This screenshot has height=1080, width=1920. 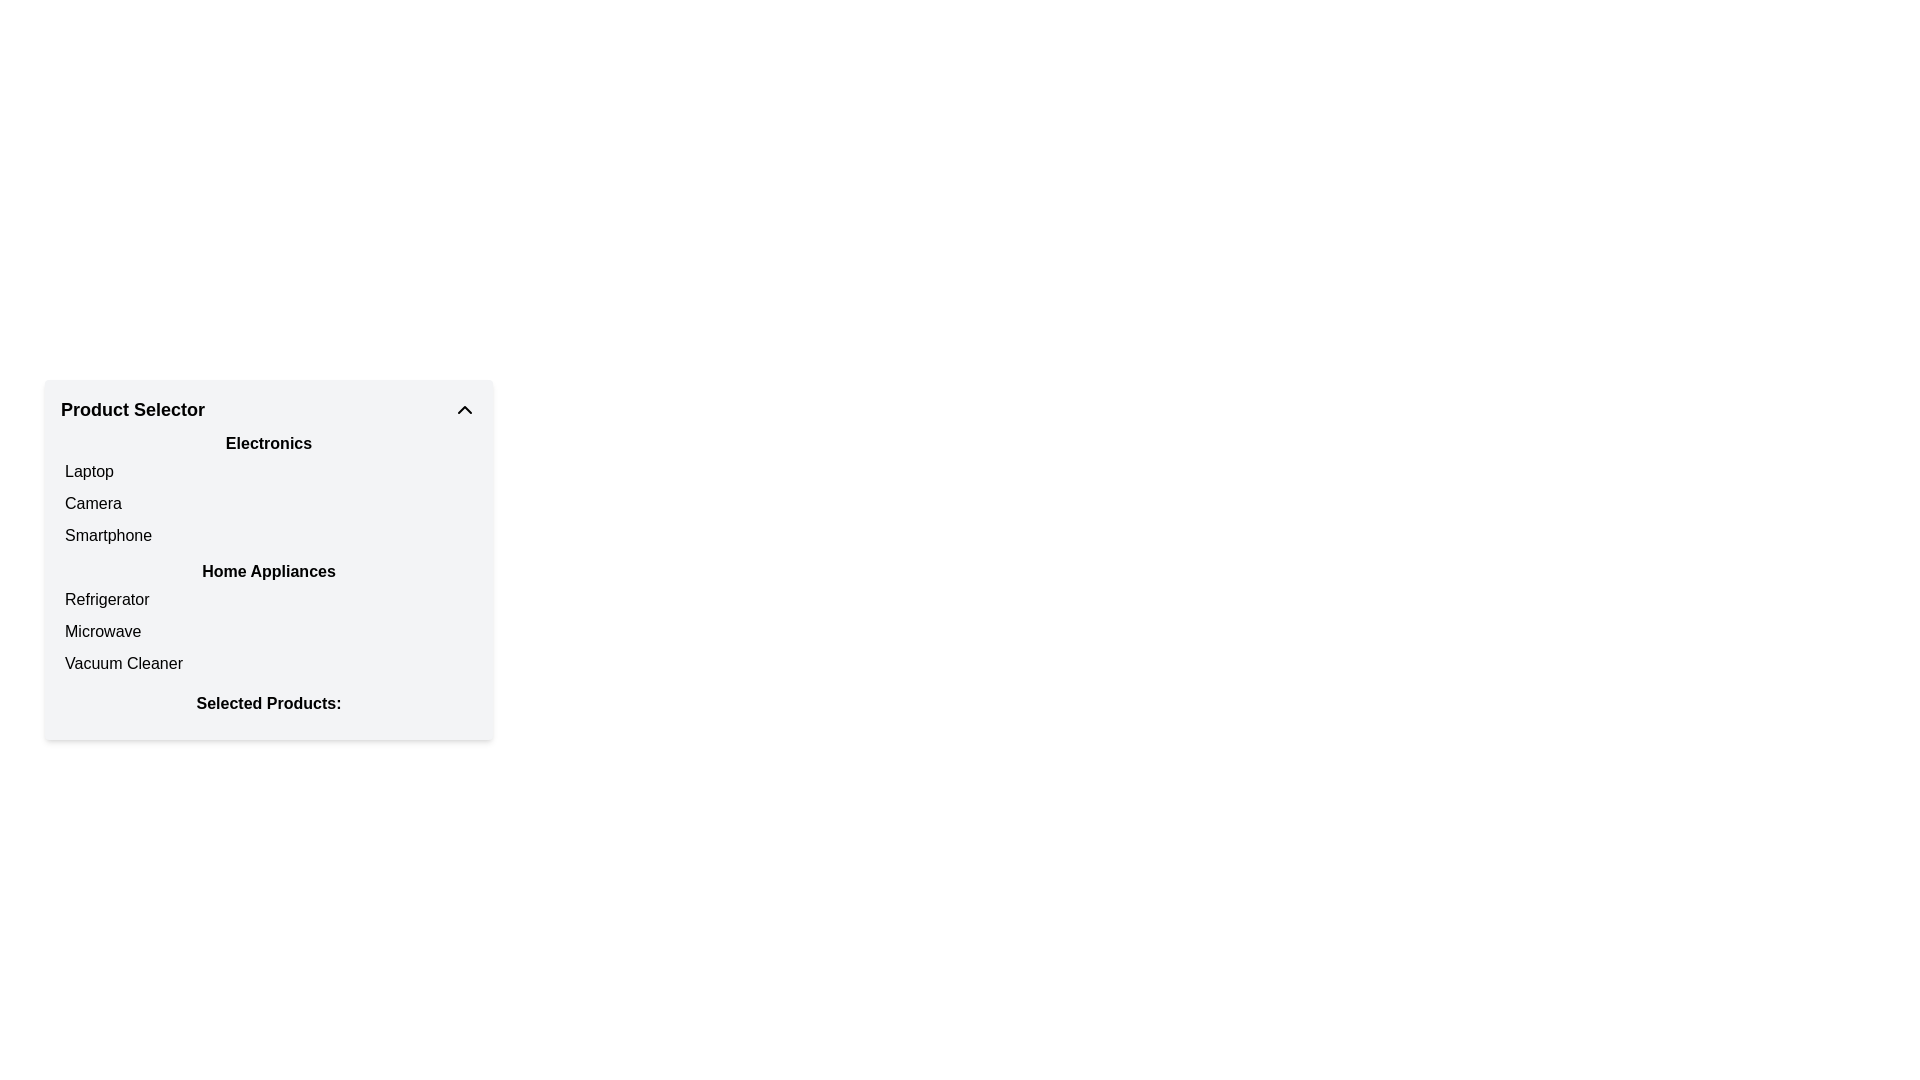 I want to click on the Text label that serves as a category header for electronics in the 'Product Selector' section, positioned above the items 'Laptop', 'Camera', and 'Smartphone', so click(x=267, y=442).